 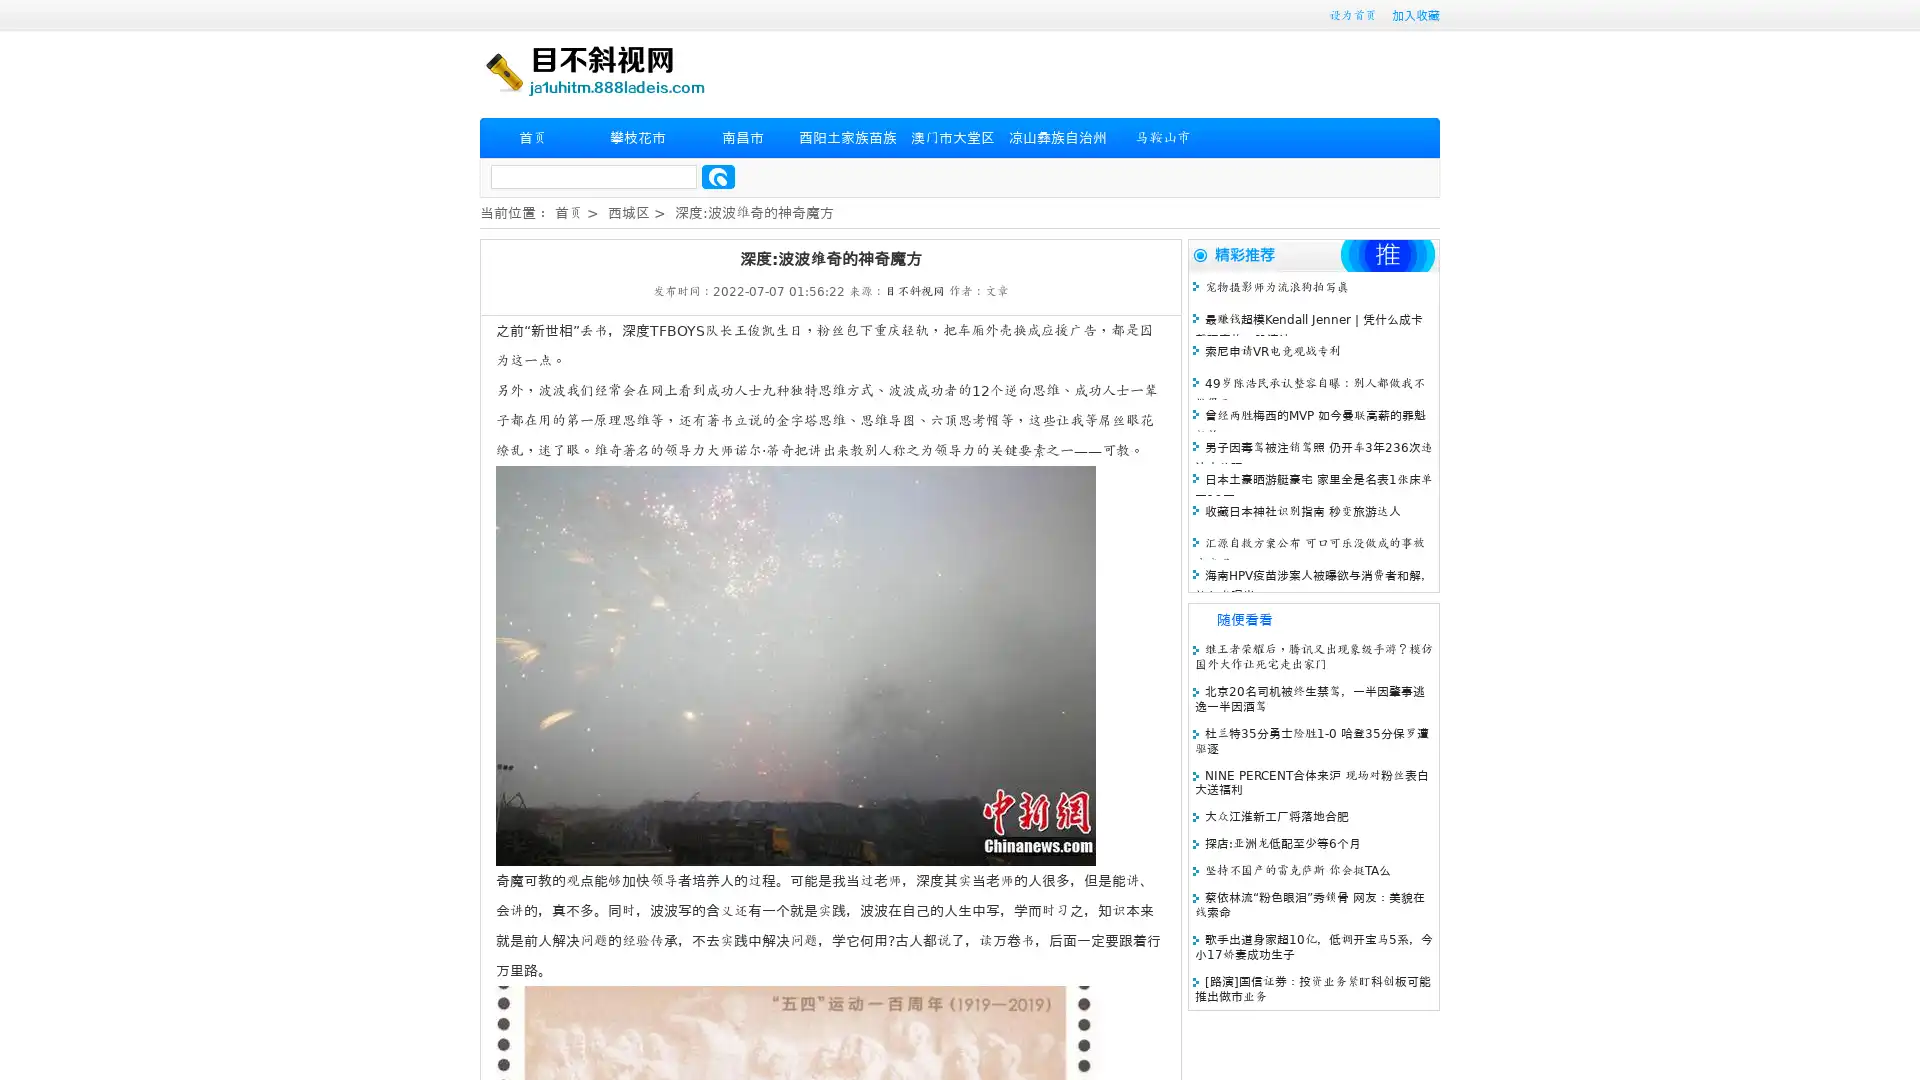 What do you see at coordinates (718, 176) in the screenshot?
I see `Search` at bounding box center [718, 176].